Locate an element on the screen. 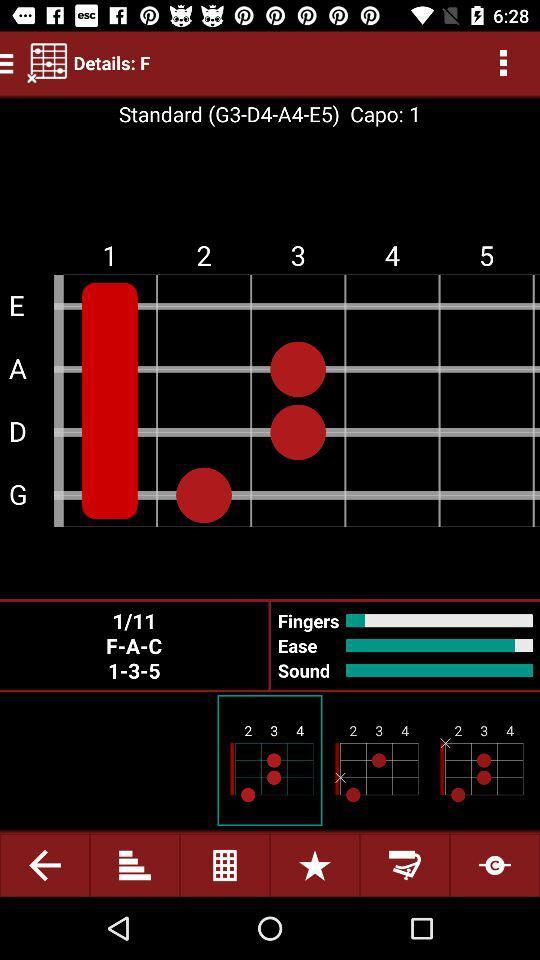 This screenshot has width=540, height=960. the standard g3 d4 item is located at coordinates (228, 114).